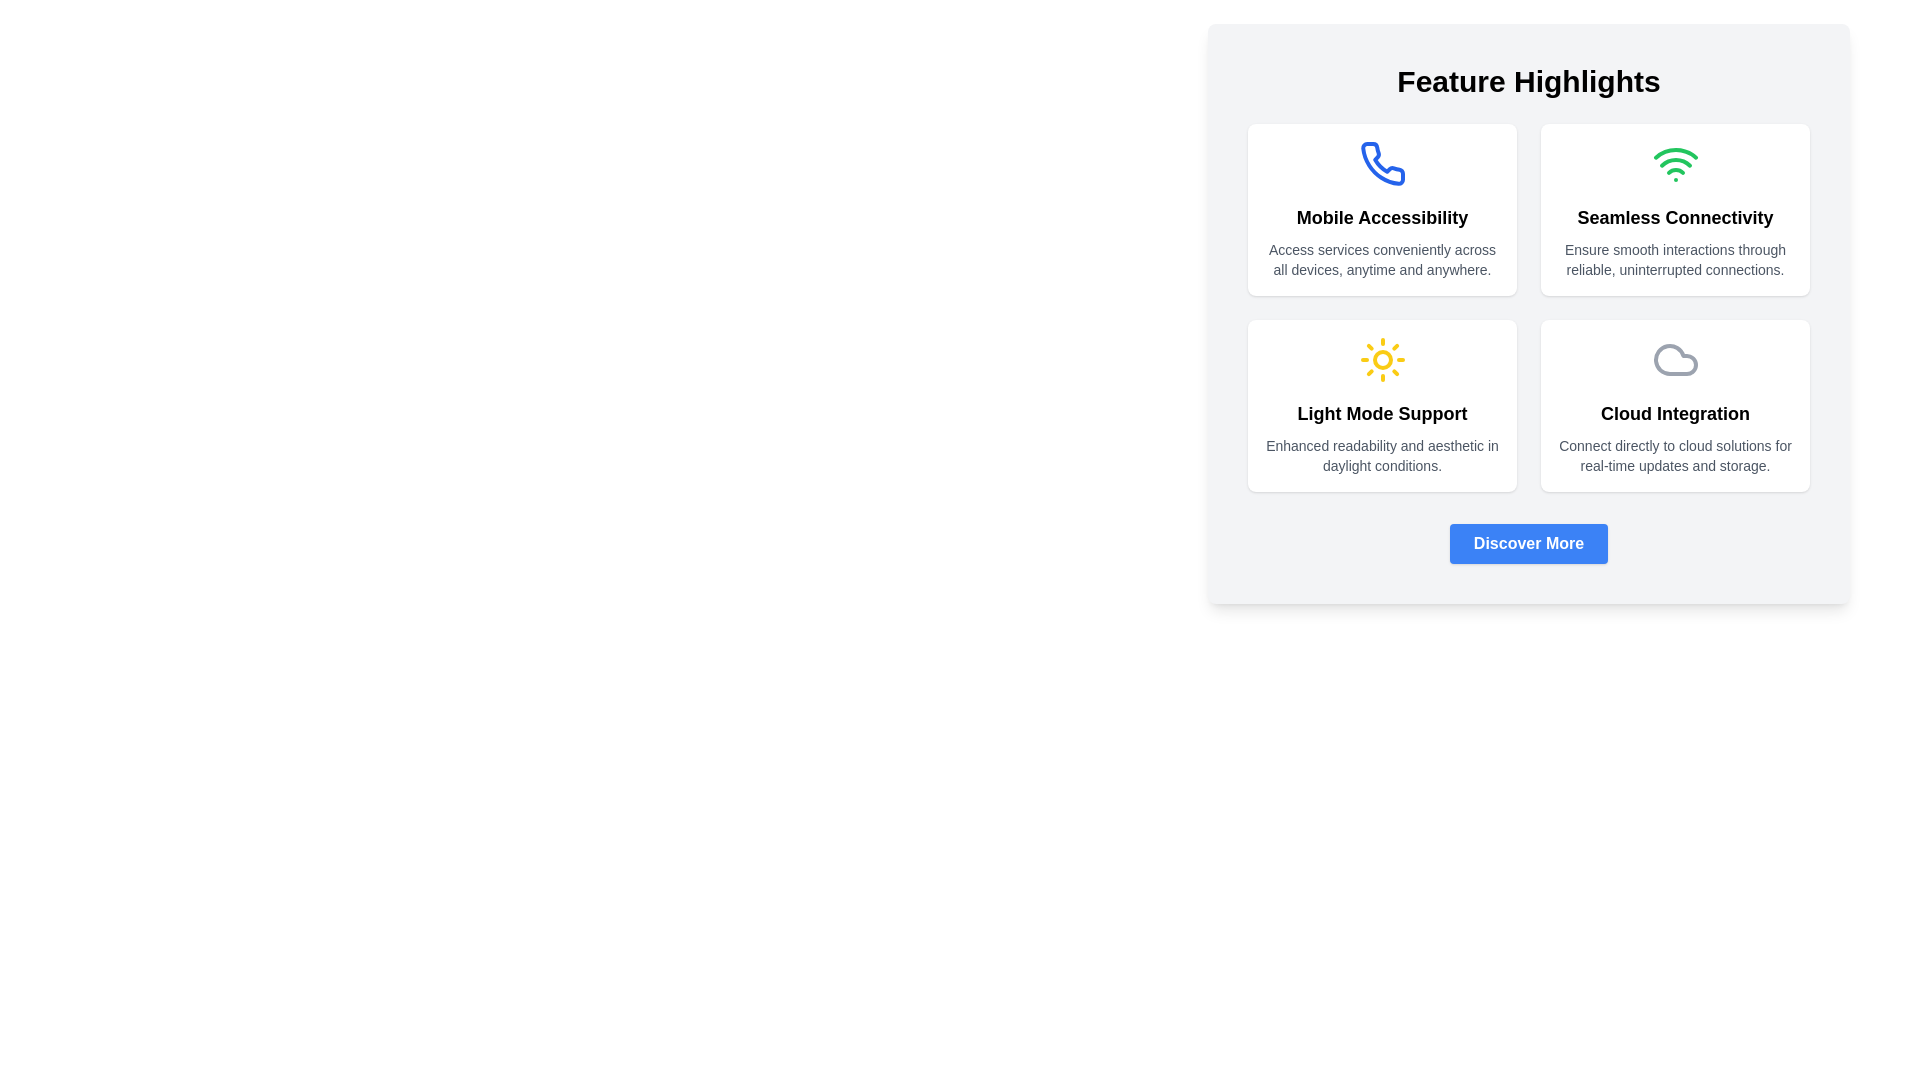 This screenshot has height=1080, width=1920. What do you see at coordinates (1381, 162) in the screenshot?
I see `the SVG graphic that represents a telephone, located in the 'Mobile Accessibility' section of the interface` at bounding box center [1381, 162].